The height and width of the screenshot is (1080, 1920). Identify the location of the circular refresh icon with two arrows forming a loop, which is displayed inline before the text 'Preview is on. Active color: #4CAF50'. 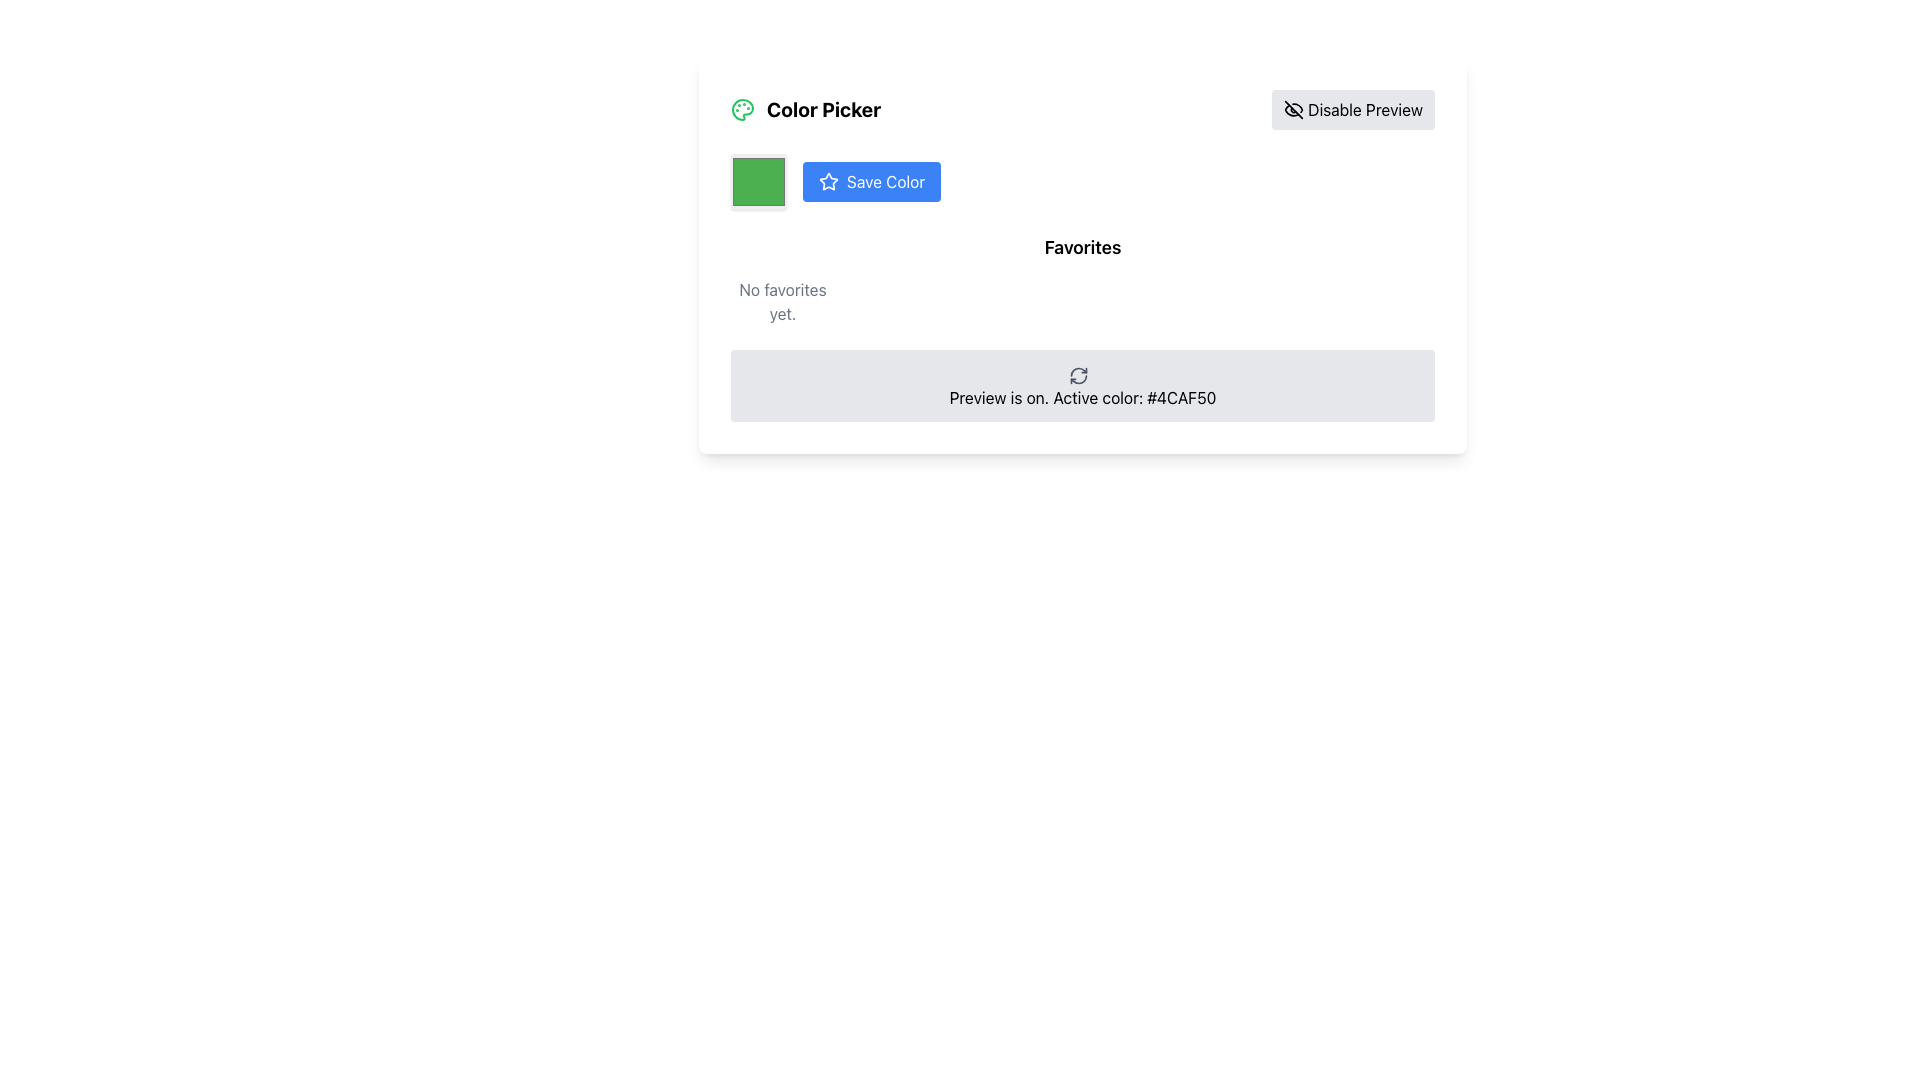
(1078, 374).